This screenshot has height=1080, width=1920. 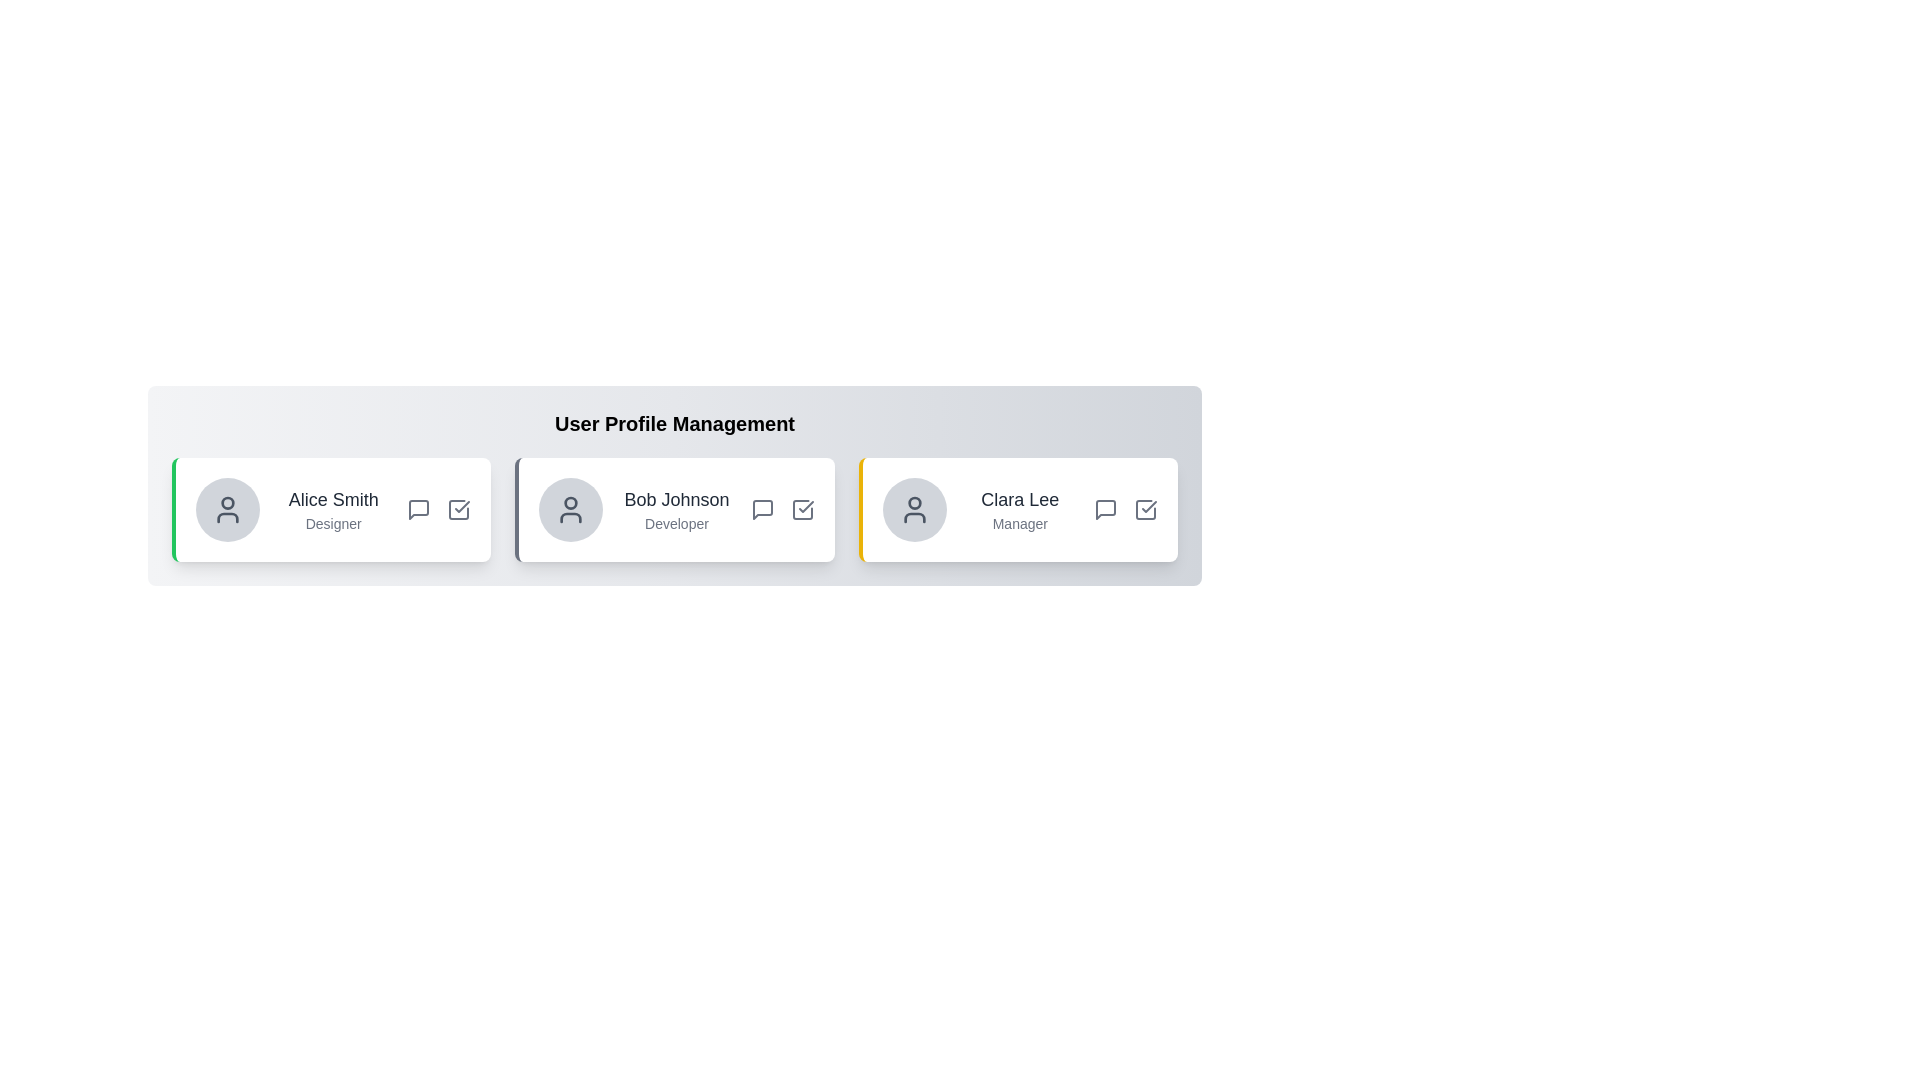 I want to click on the user profile icon representing 'Clara Lee', which is located in the top rounded area of the rightmost card in a three-card layout, so click(x=913, y=508).